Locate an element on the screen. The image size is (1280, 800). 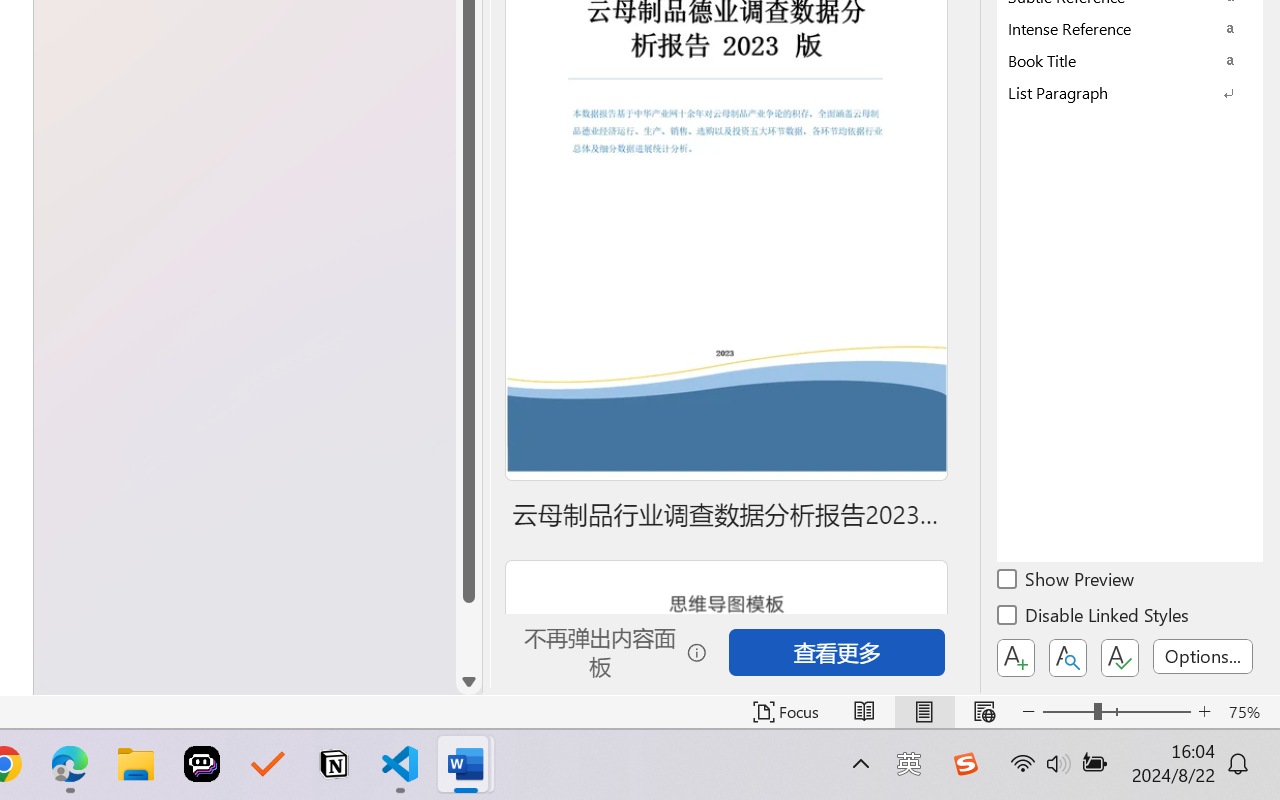
'Print Layout' is located at coordinates (923, 711).